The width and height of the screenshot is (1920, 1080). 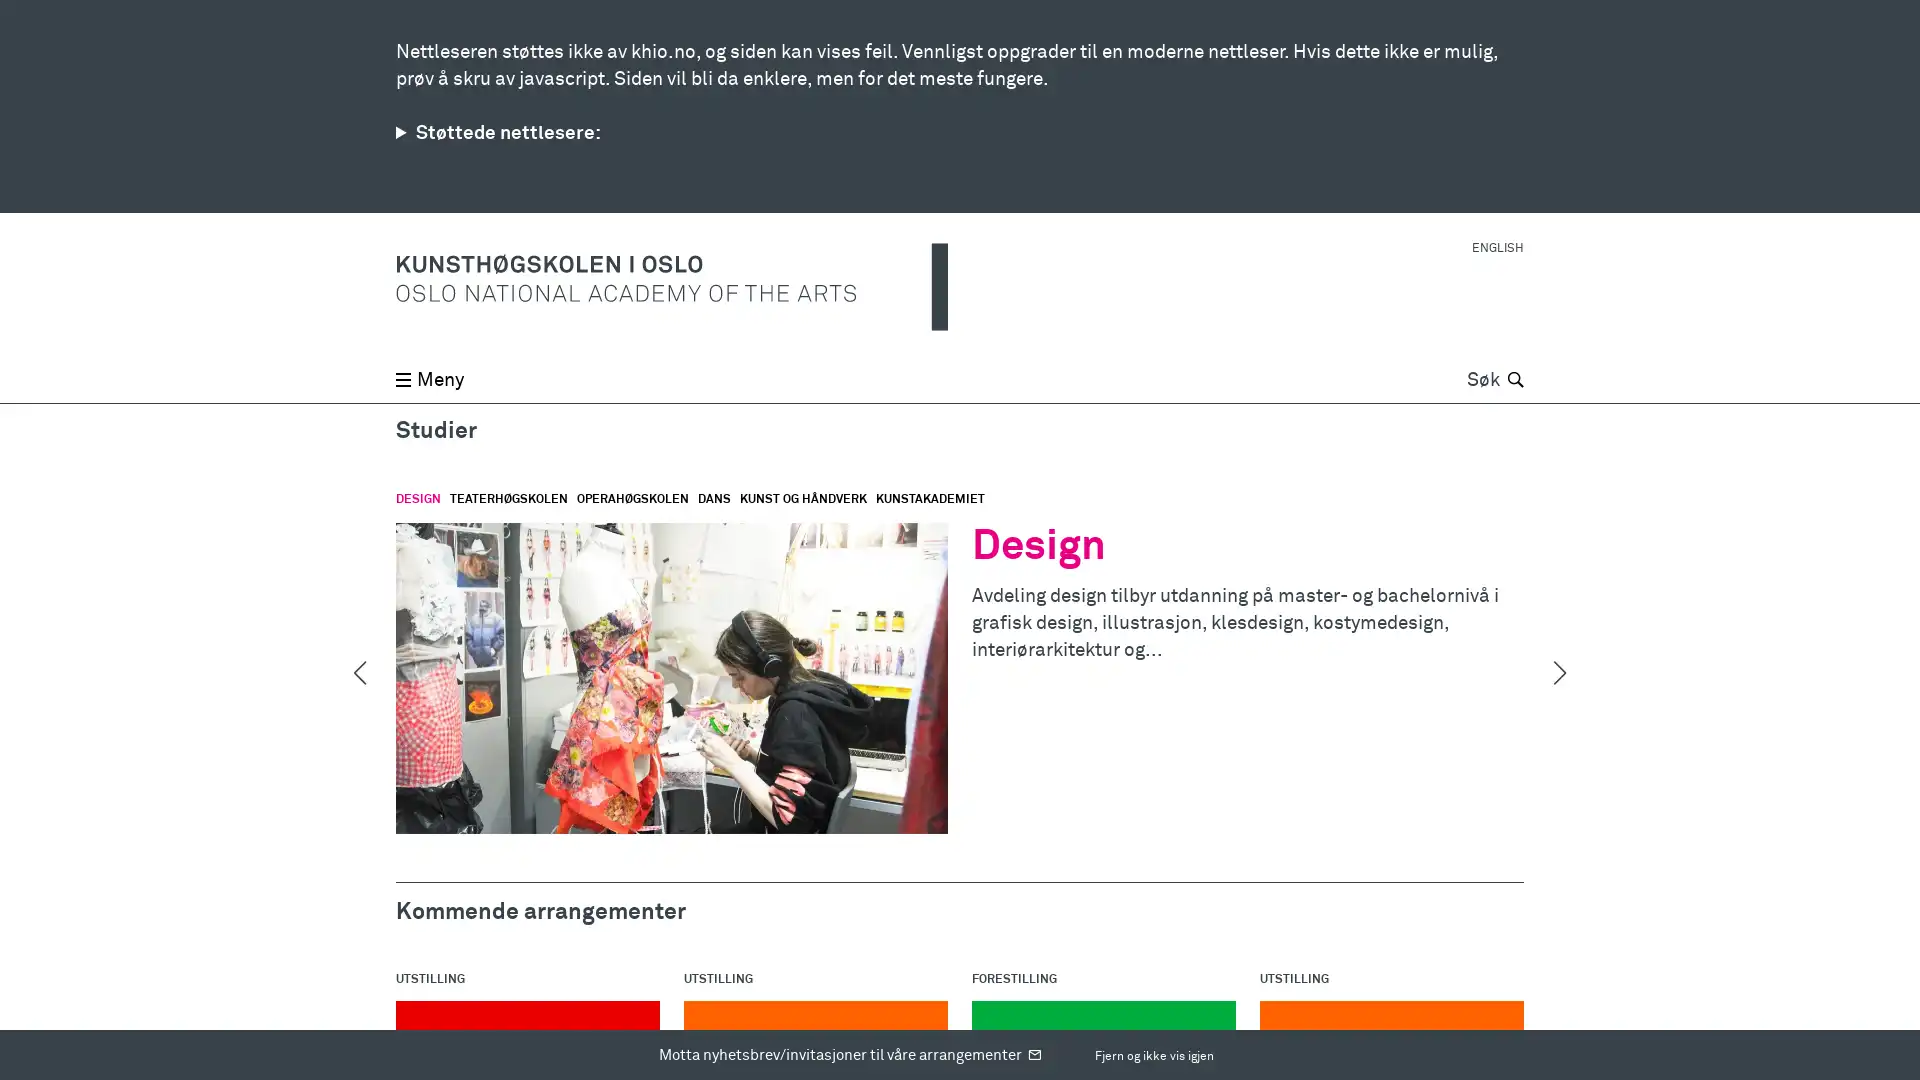 I want to click on DANS, so click(x=714, y=500).